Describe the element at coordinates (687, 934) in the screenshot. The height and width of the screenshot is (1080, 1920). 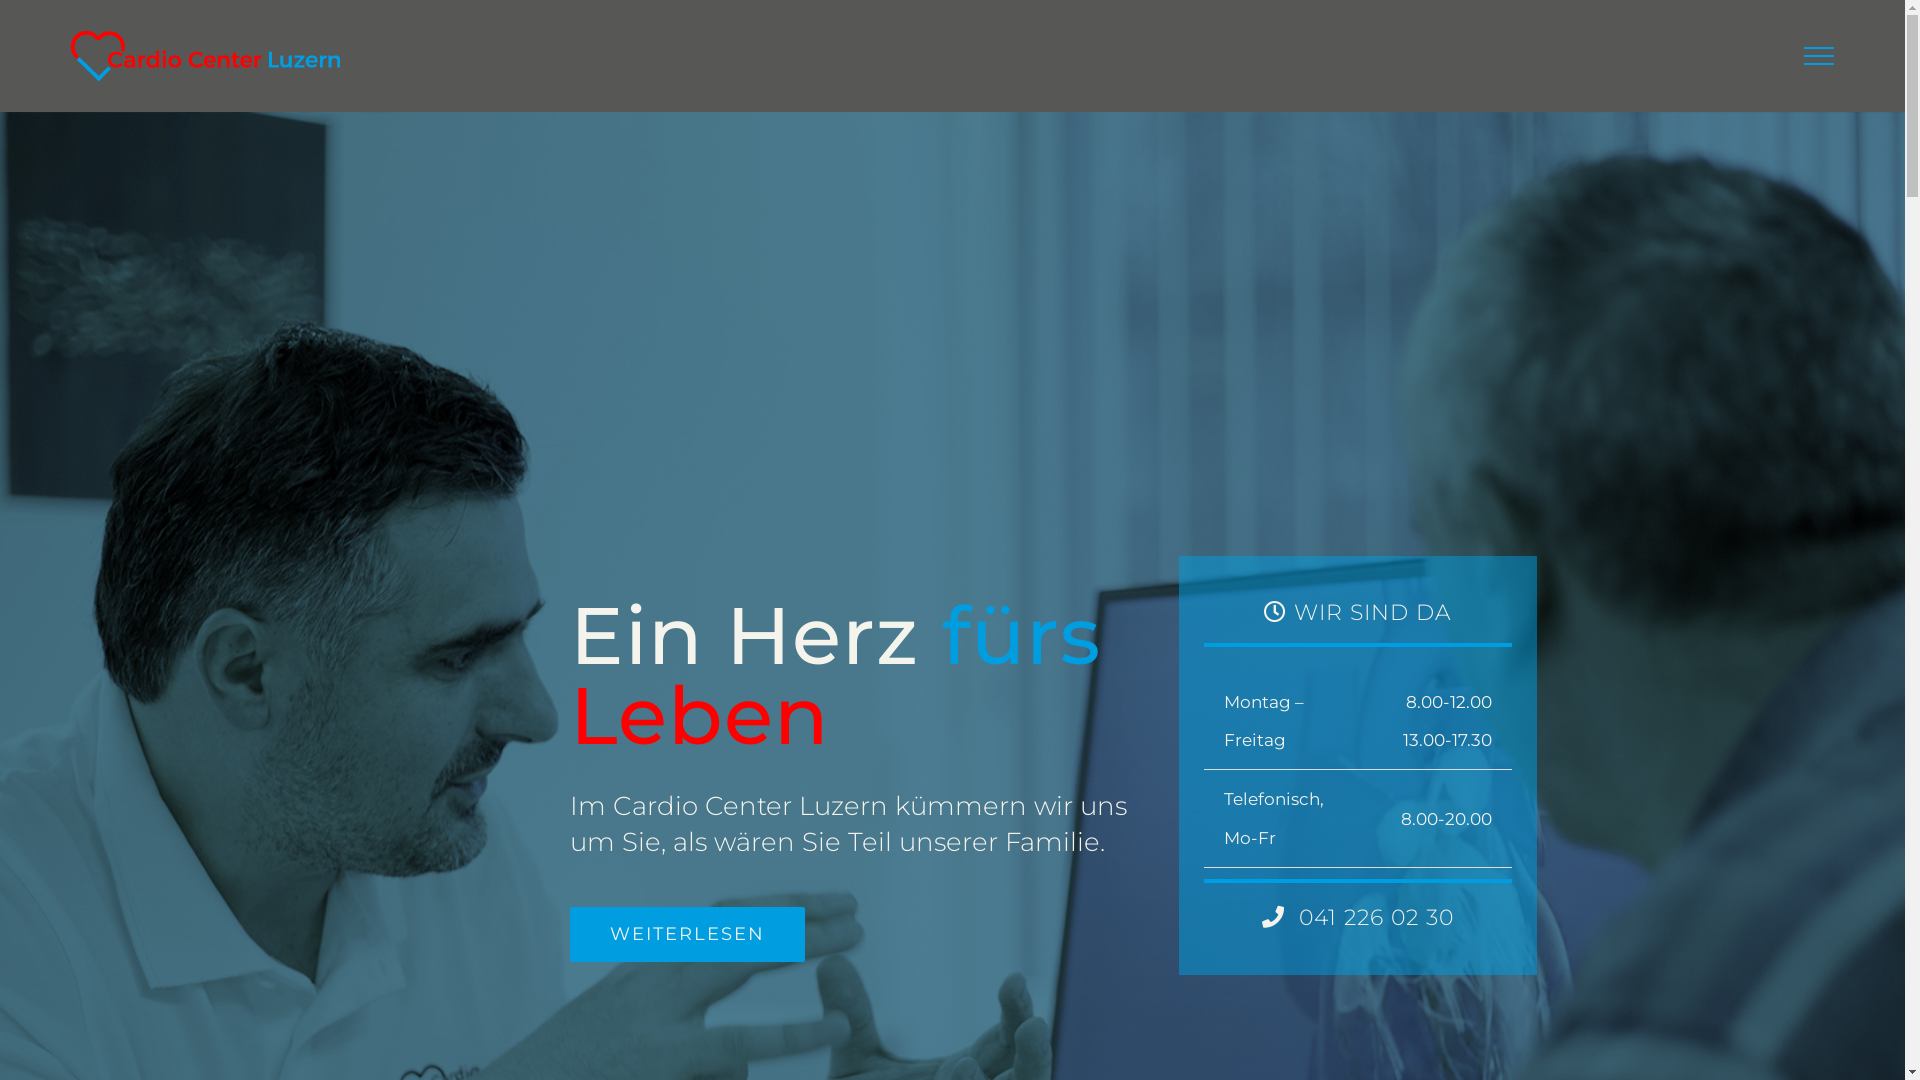
I see `'WEITERLESEN'` at that location.